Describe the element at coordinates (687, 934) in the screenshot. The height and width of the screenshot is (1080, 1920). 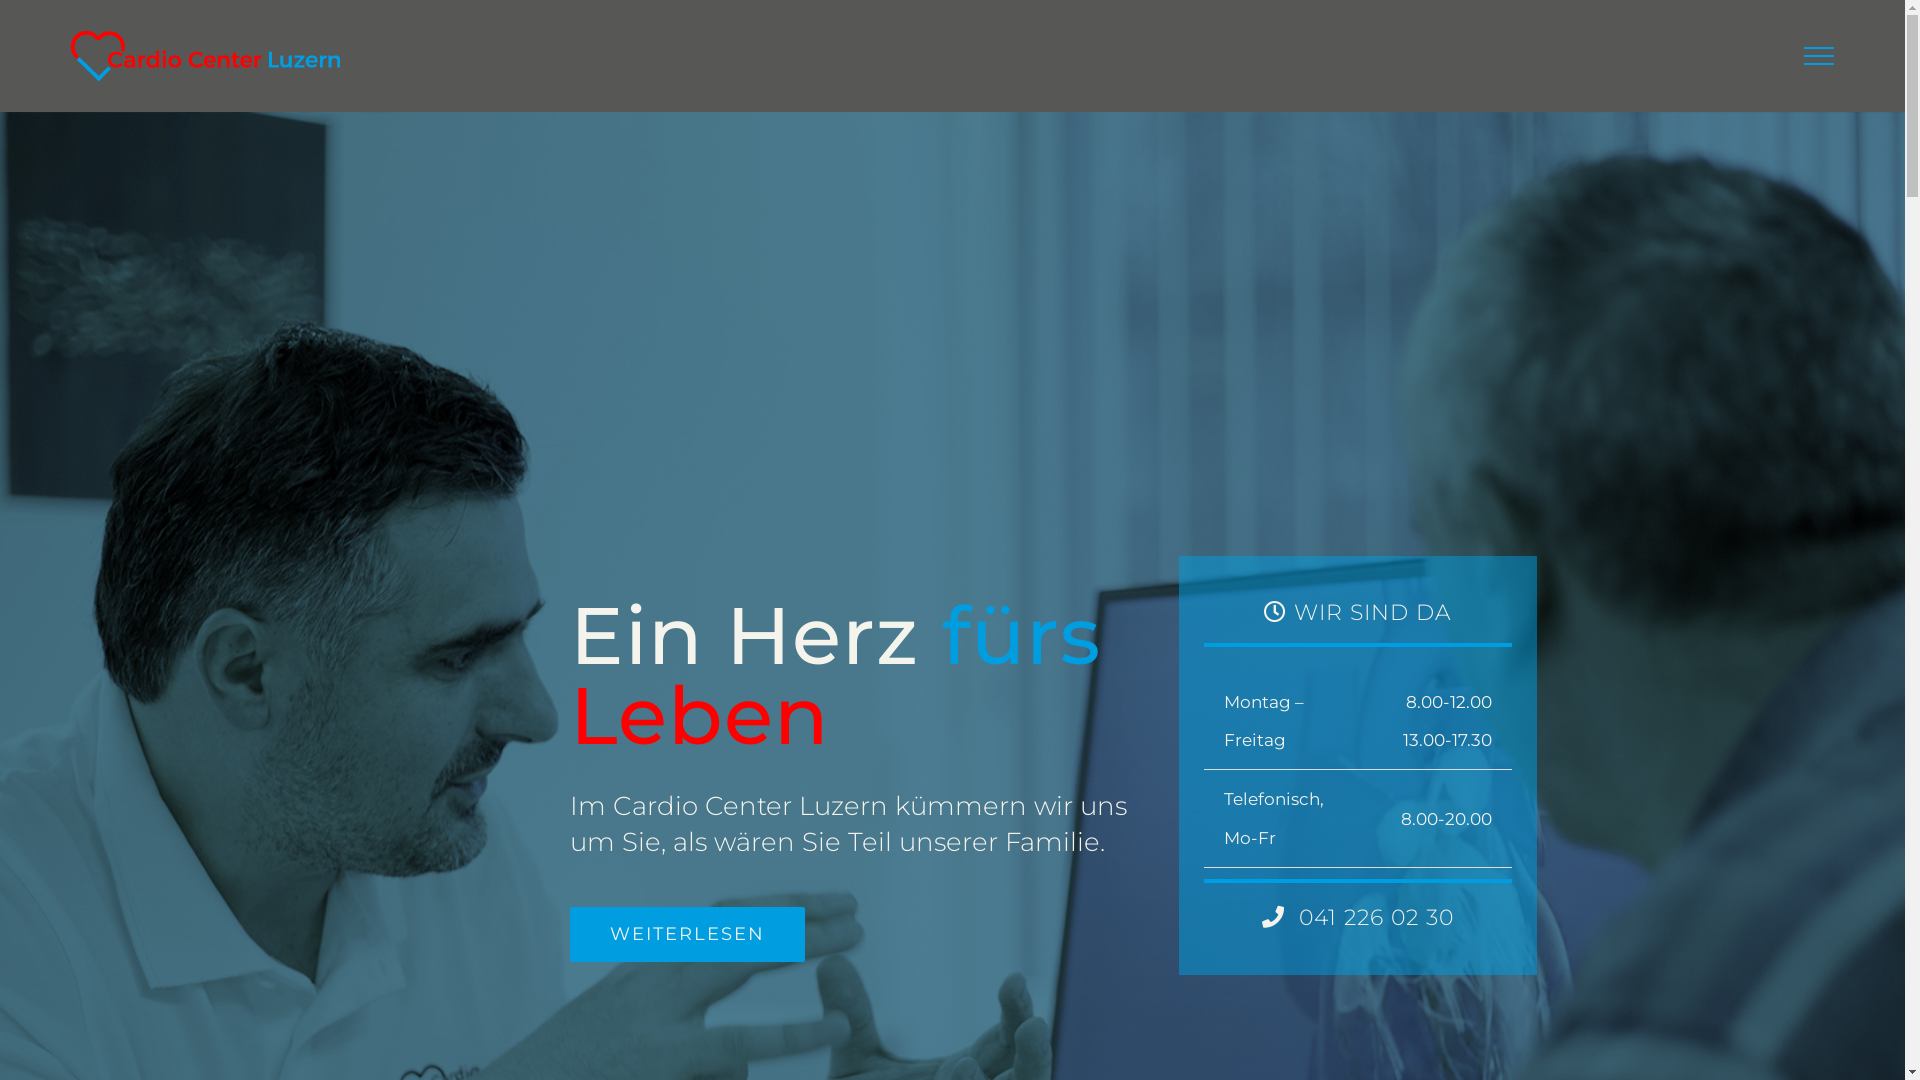
I see `'WEITERLESEN'` at that location.